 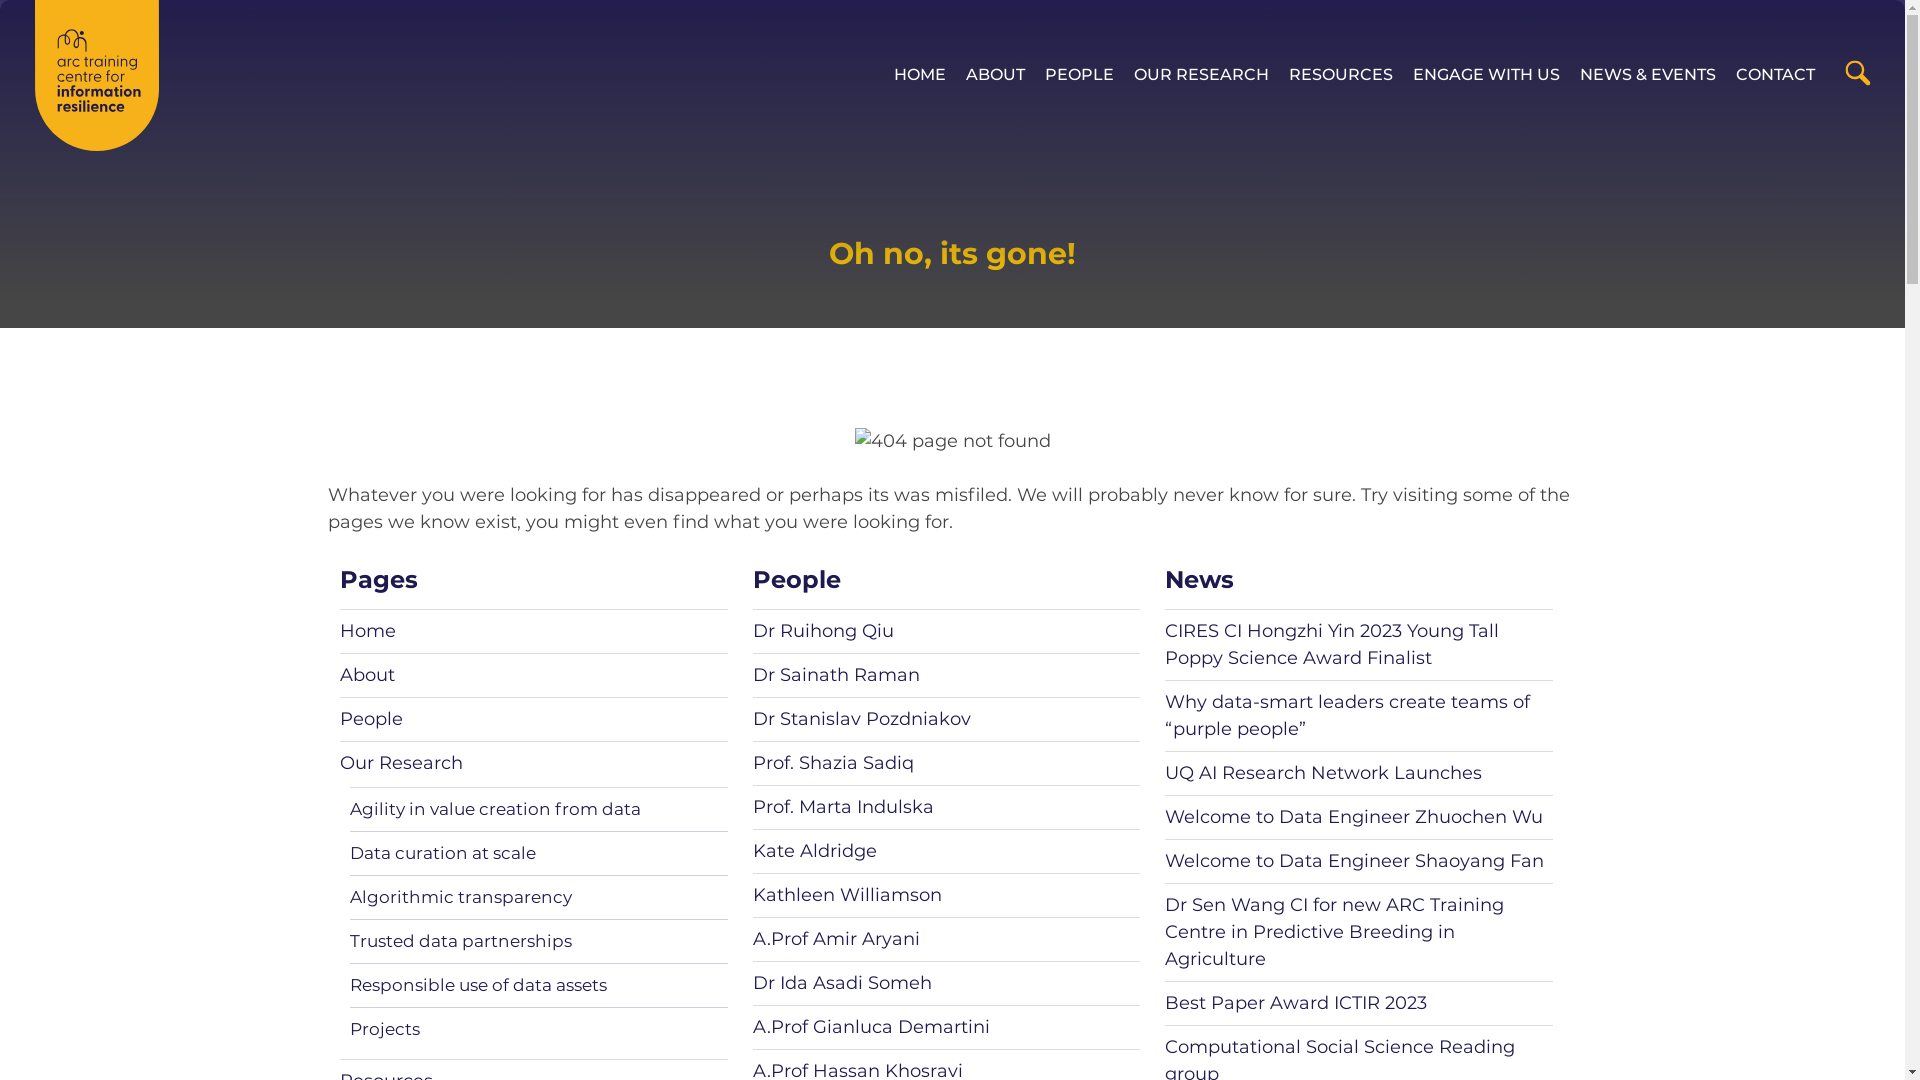 What do you see at coordinates (1486, 73) in the screenshot?
I see `'ENGAGE WITH US'` at bounding box center [1486, 73].